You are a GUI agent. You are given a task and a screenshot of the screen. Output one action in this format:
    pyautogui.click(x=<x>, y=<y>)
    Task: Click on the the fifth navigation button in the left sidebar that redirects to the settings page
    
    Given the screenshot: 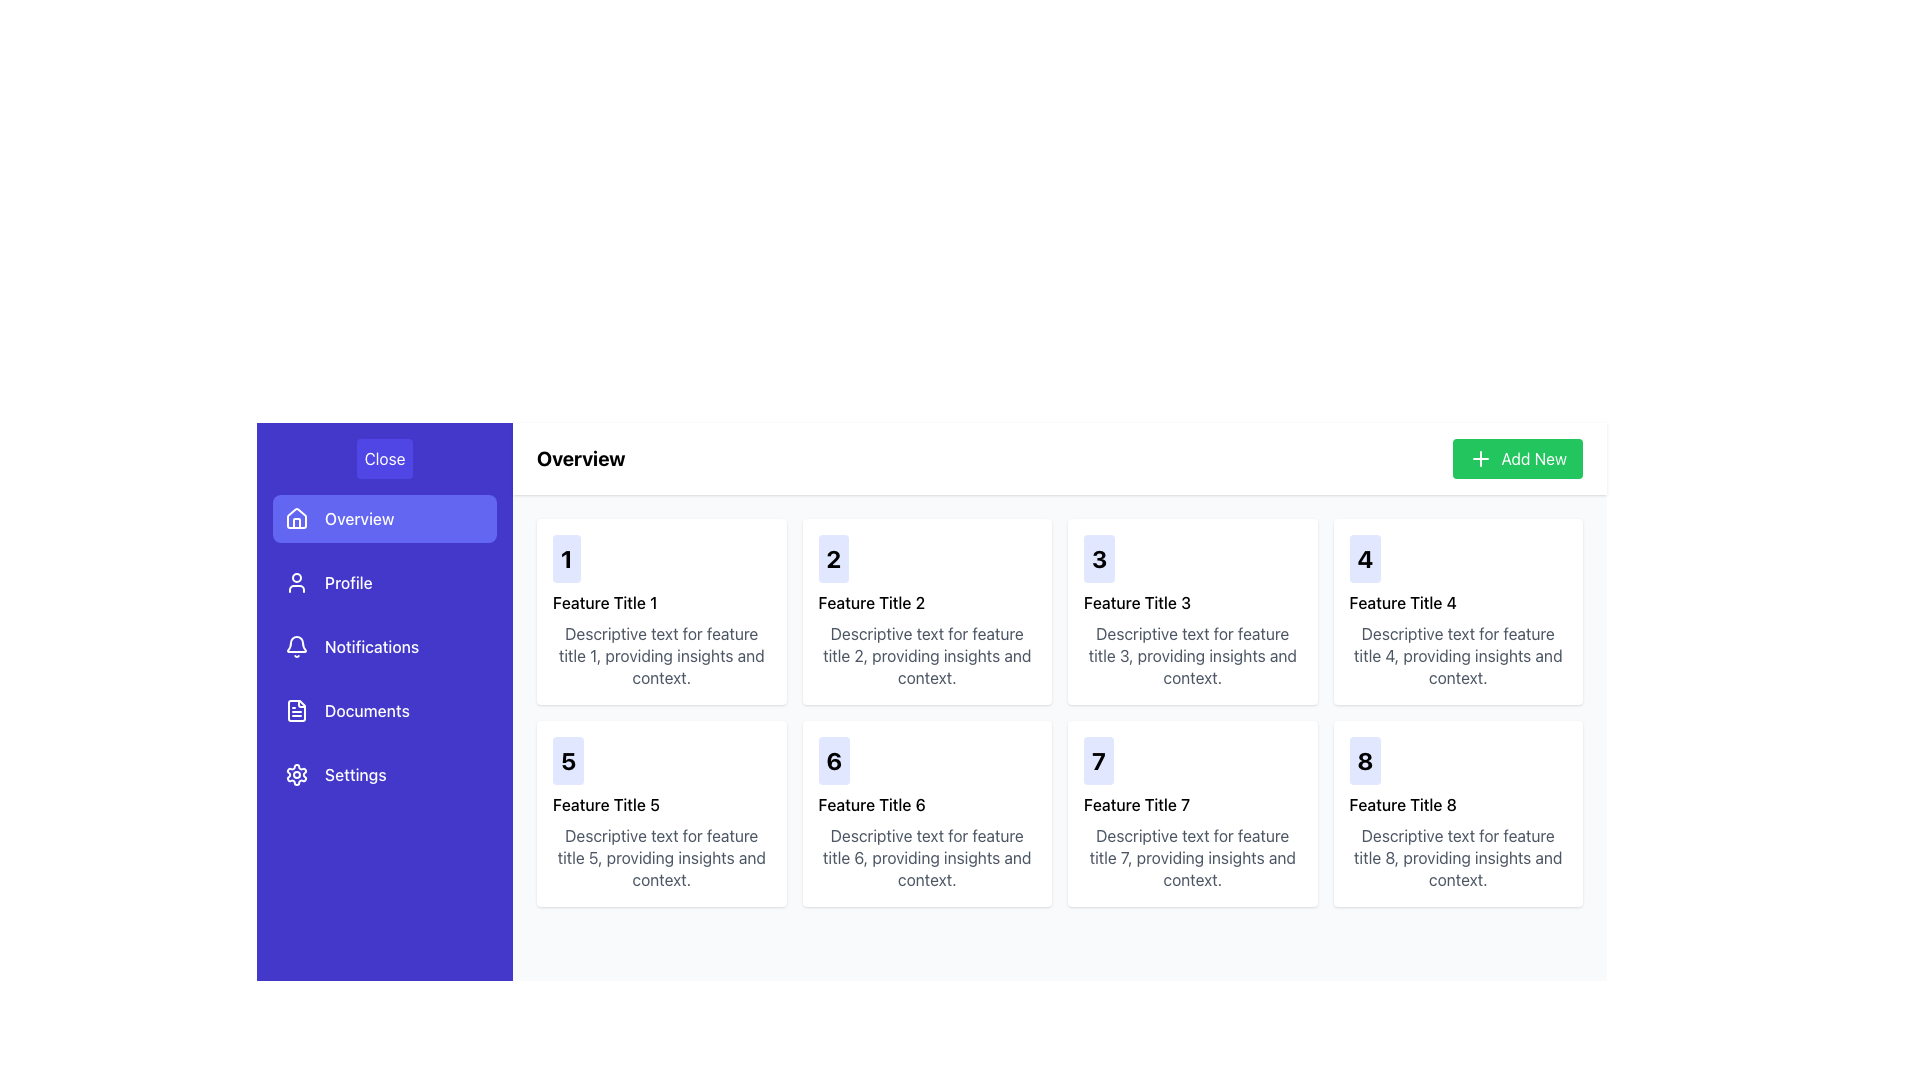 What is the action you would take?
    pyautogui.click(x=384, y=774)
    